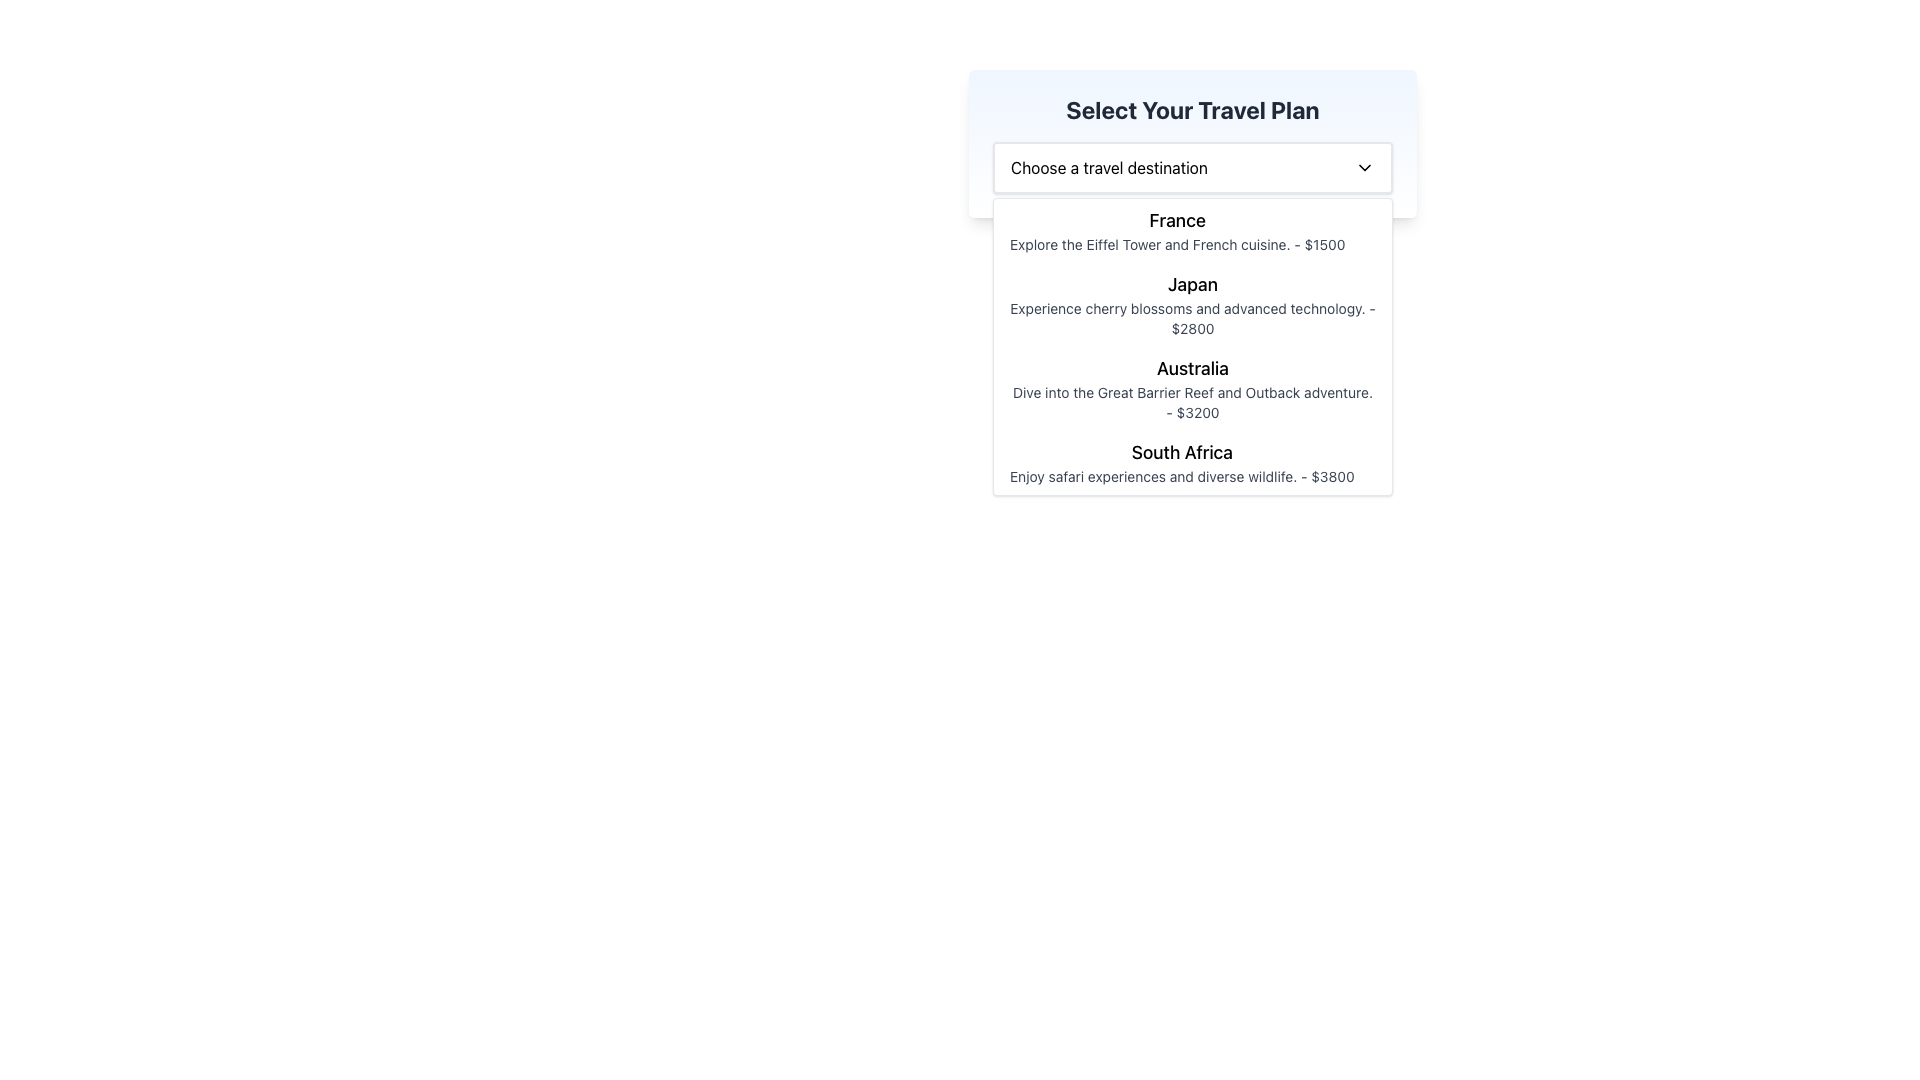  I want to click on the second travel option in the dropdown menu that displays 'Japan' along with its pricing details, so click(1193, 304).